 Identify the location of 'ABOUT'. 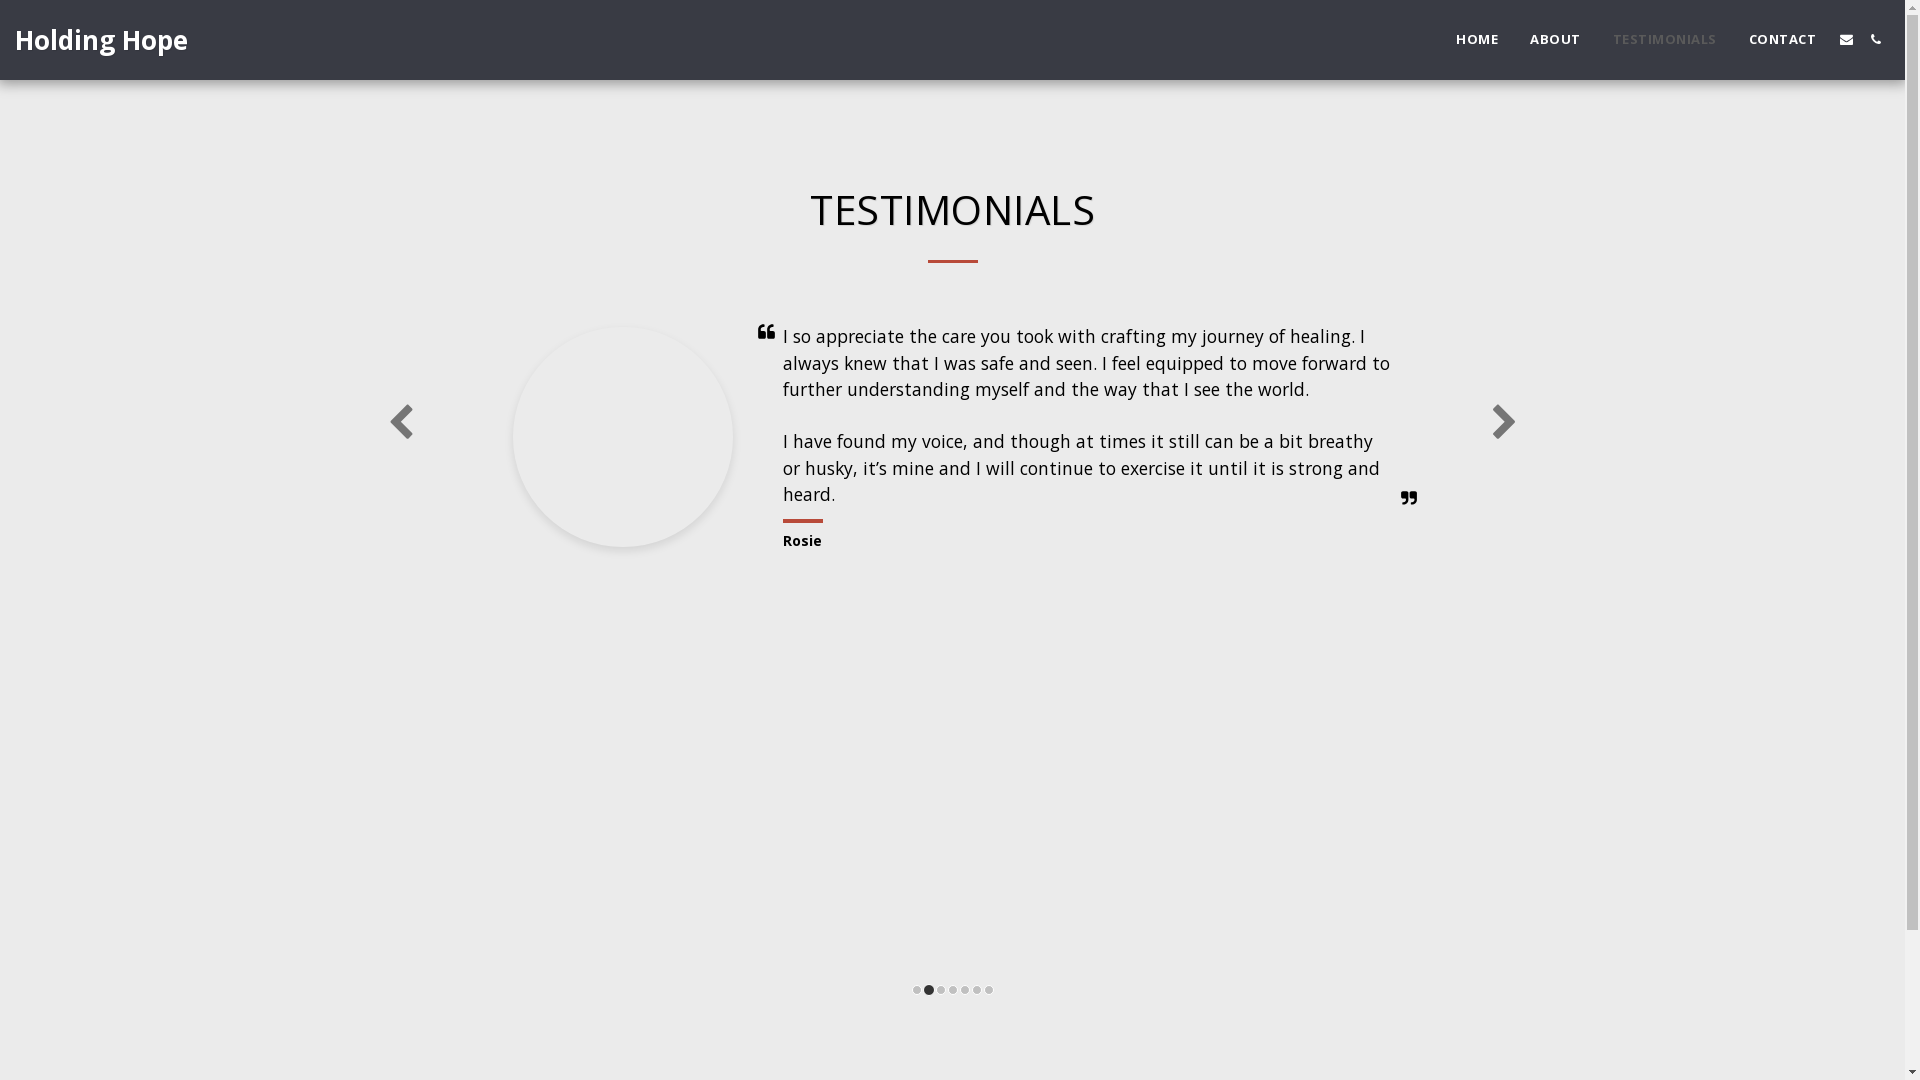
(1554, 38).